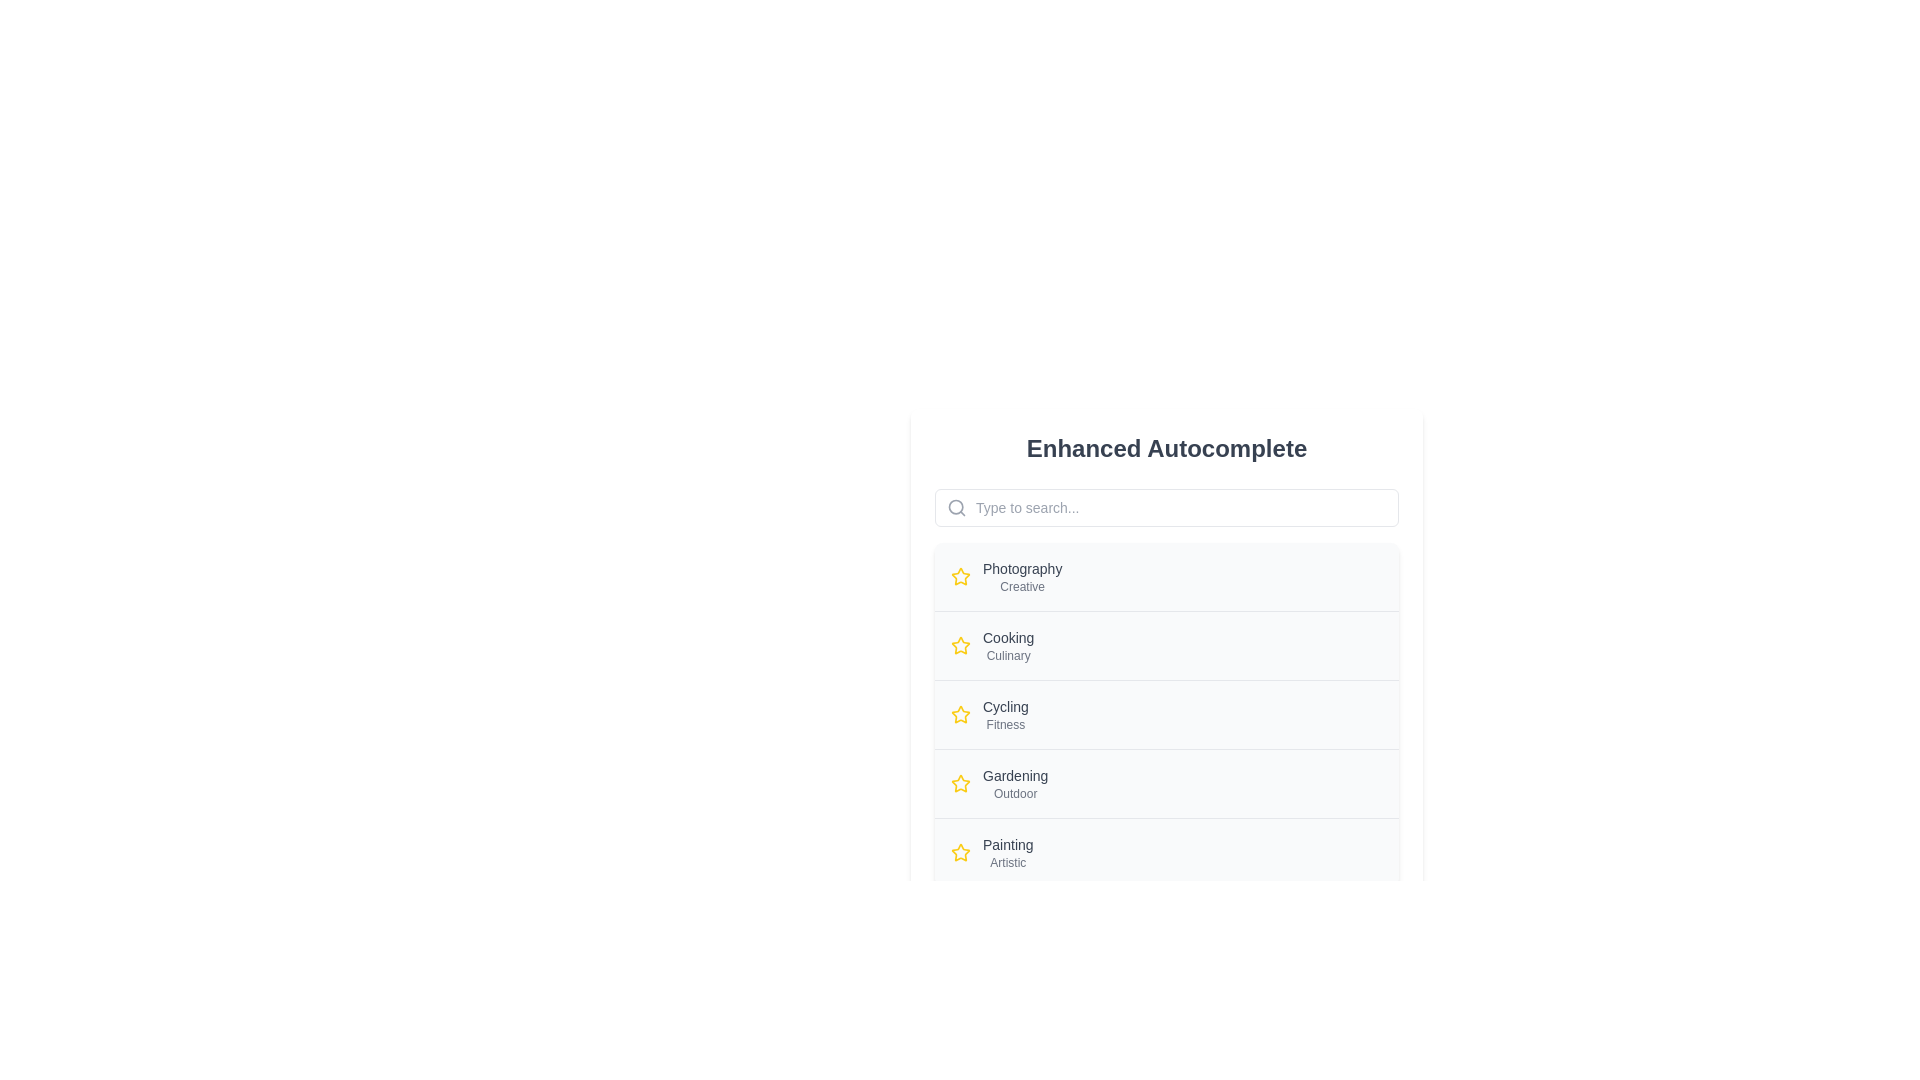 Image resolution: width=1920 pixels, height=1080 pixels. Describe the element at coordinates (1015, 782) in the screenshot. I see `the 'Gardening' category label in the list, which consists of two lines of text, with 'Gardening' in a larger font above 'Outdoor'` at that location.